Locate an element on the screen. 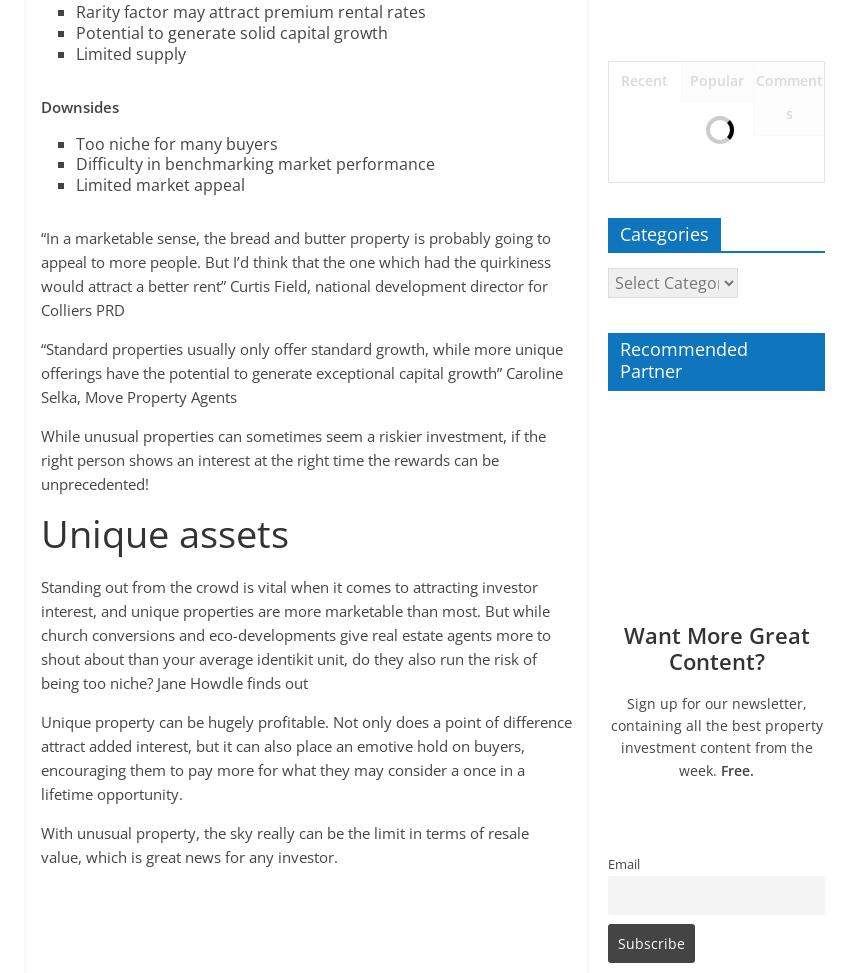 The image size is (851, 973). '“In a marketable sense, the bread and butter property is probably going to appeal to more people. But I’d think that the one which had the quirkiness would attract a better rent” Curtis Field, national development director for Colliers PRD' is located at coordinates (38, 272).